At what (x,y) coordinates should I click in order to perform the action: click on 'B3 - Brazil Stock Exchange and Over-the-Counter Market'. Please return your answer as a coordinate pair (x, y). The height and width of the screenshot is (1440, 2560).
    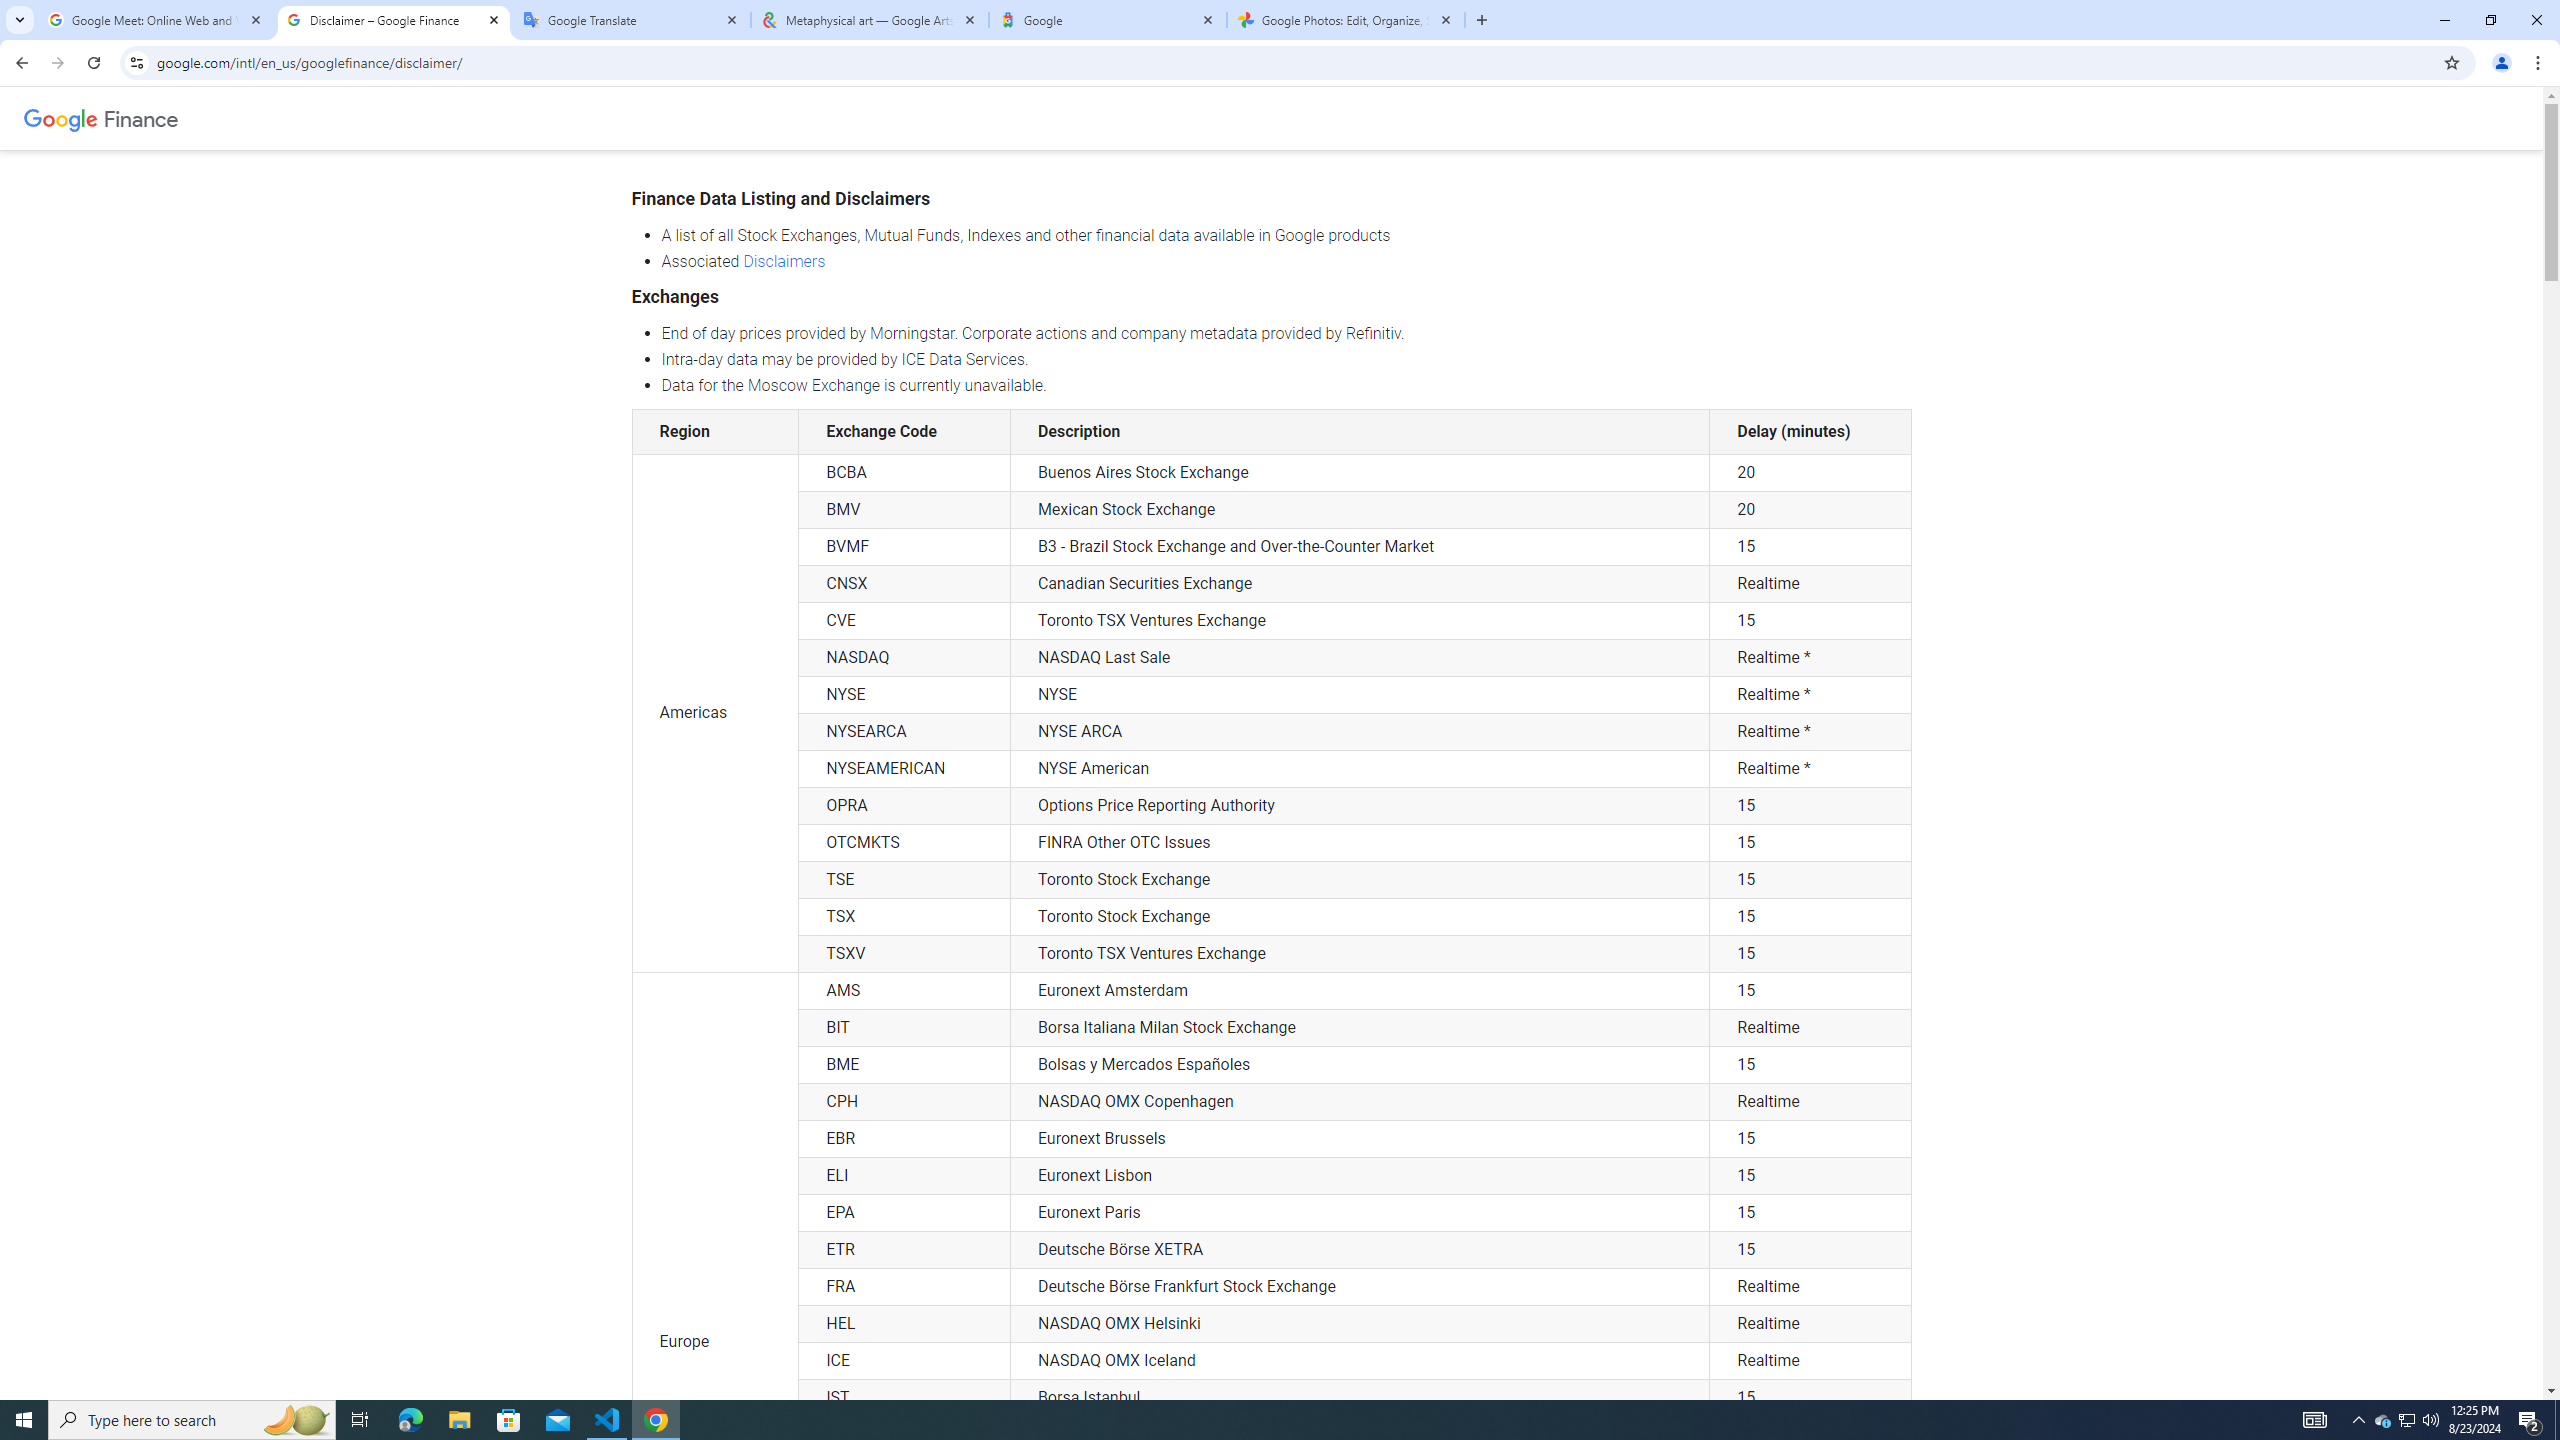
    Looking at the image, I should click on (1360, 547).